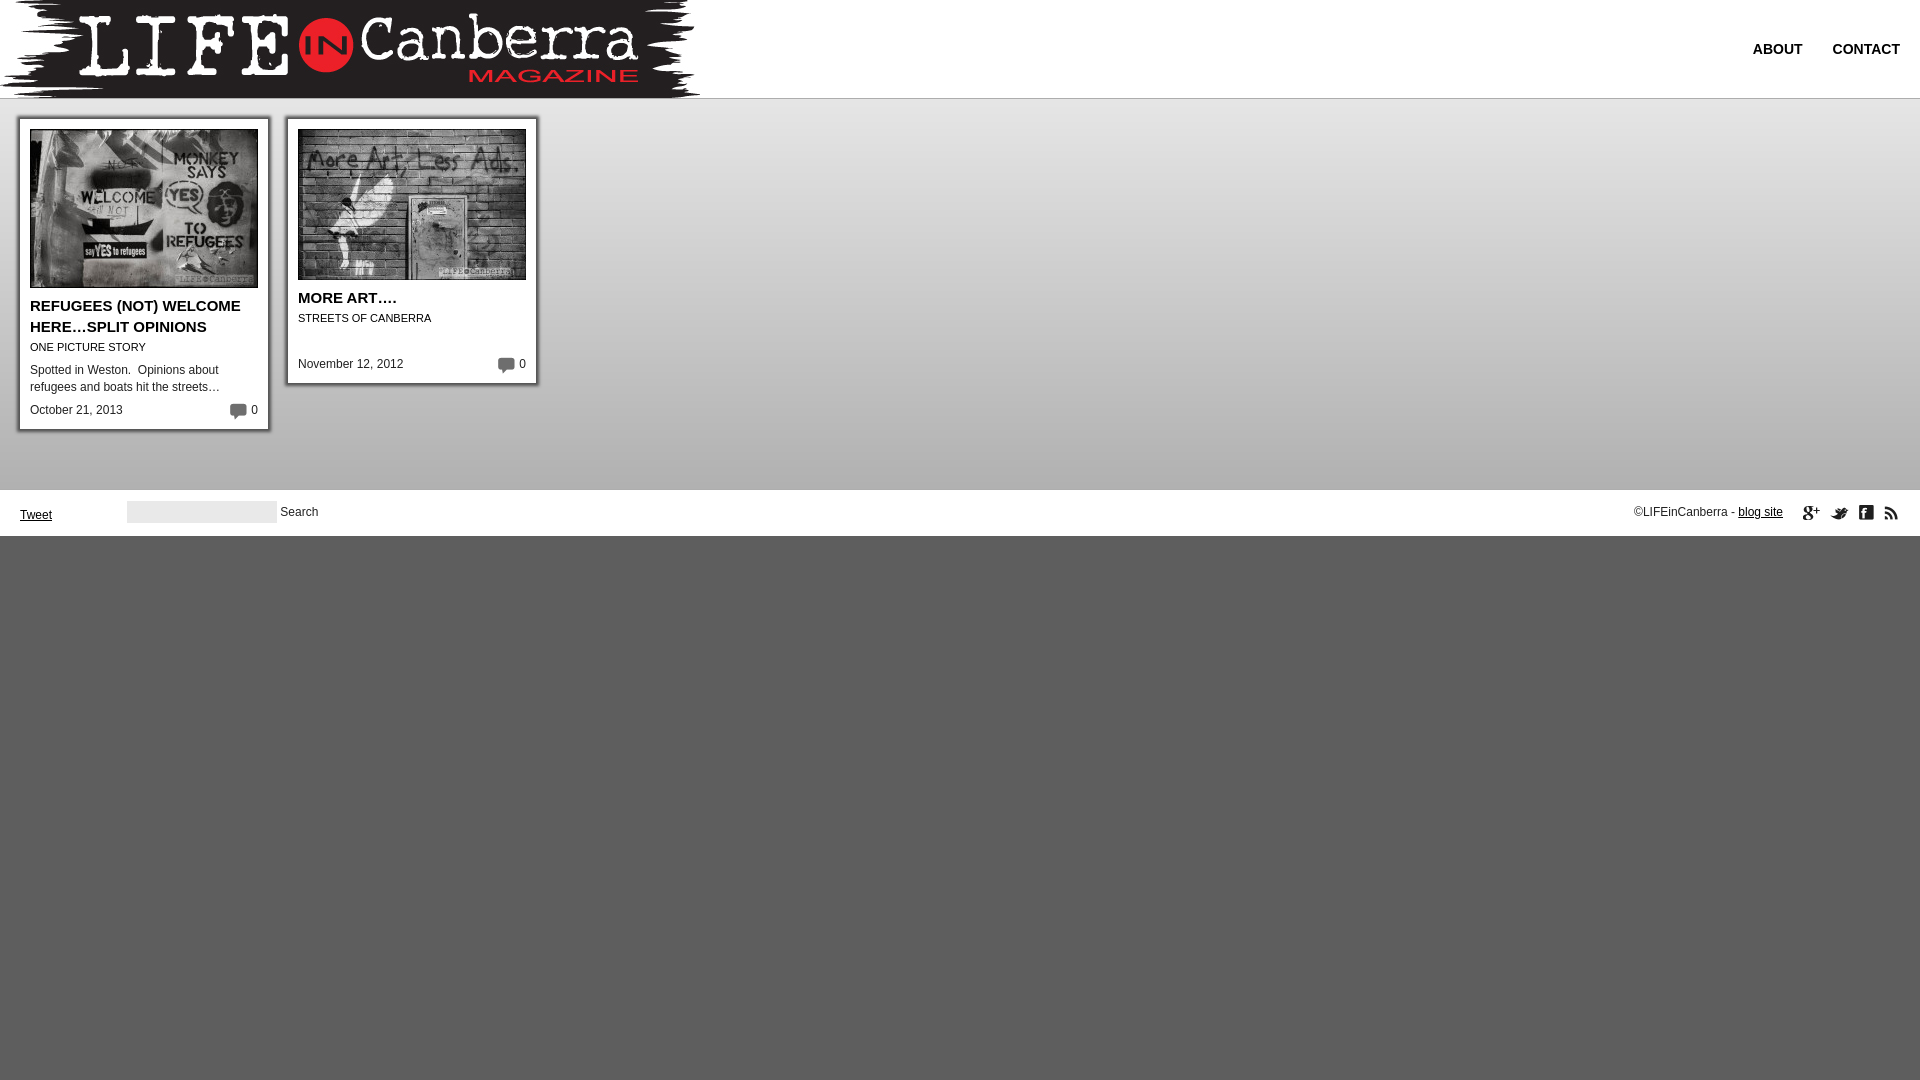 This screenshot has height=1080, width=1920. Describe the element at coordinates (86, 346) in the screenshot. I see `'ONE PICTURE STORY'` at that location.